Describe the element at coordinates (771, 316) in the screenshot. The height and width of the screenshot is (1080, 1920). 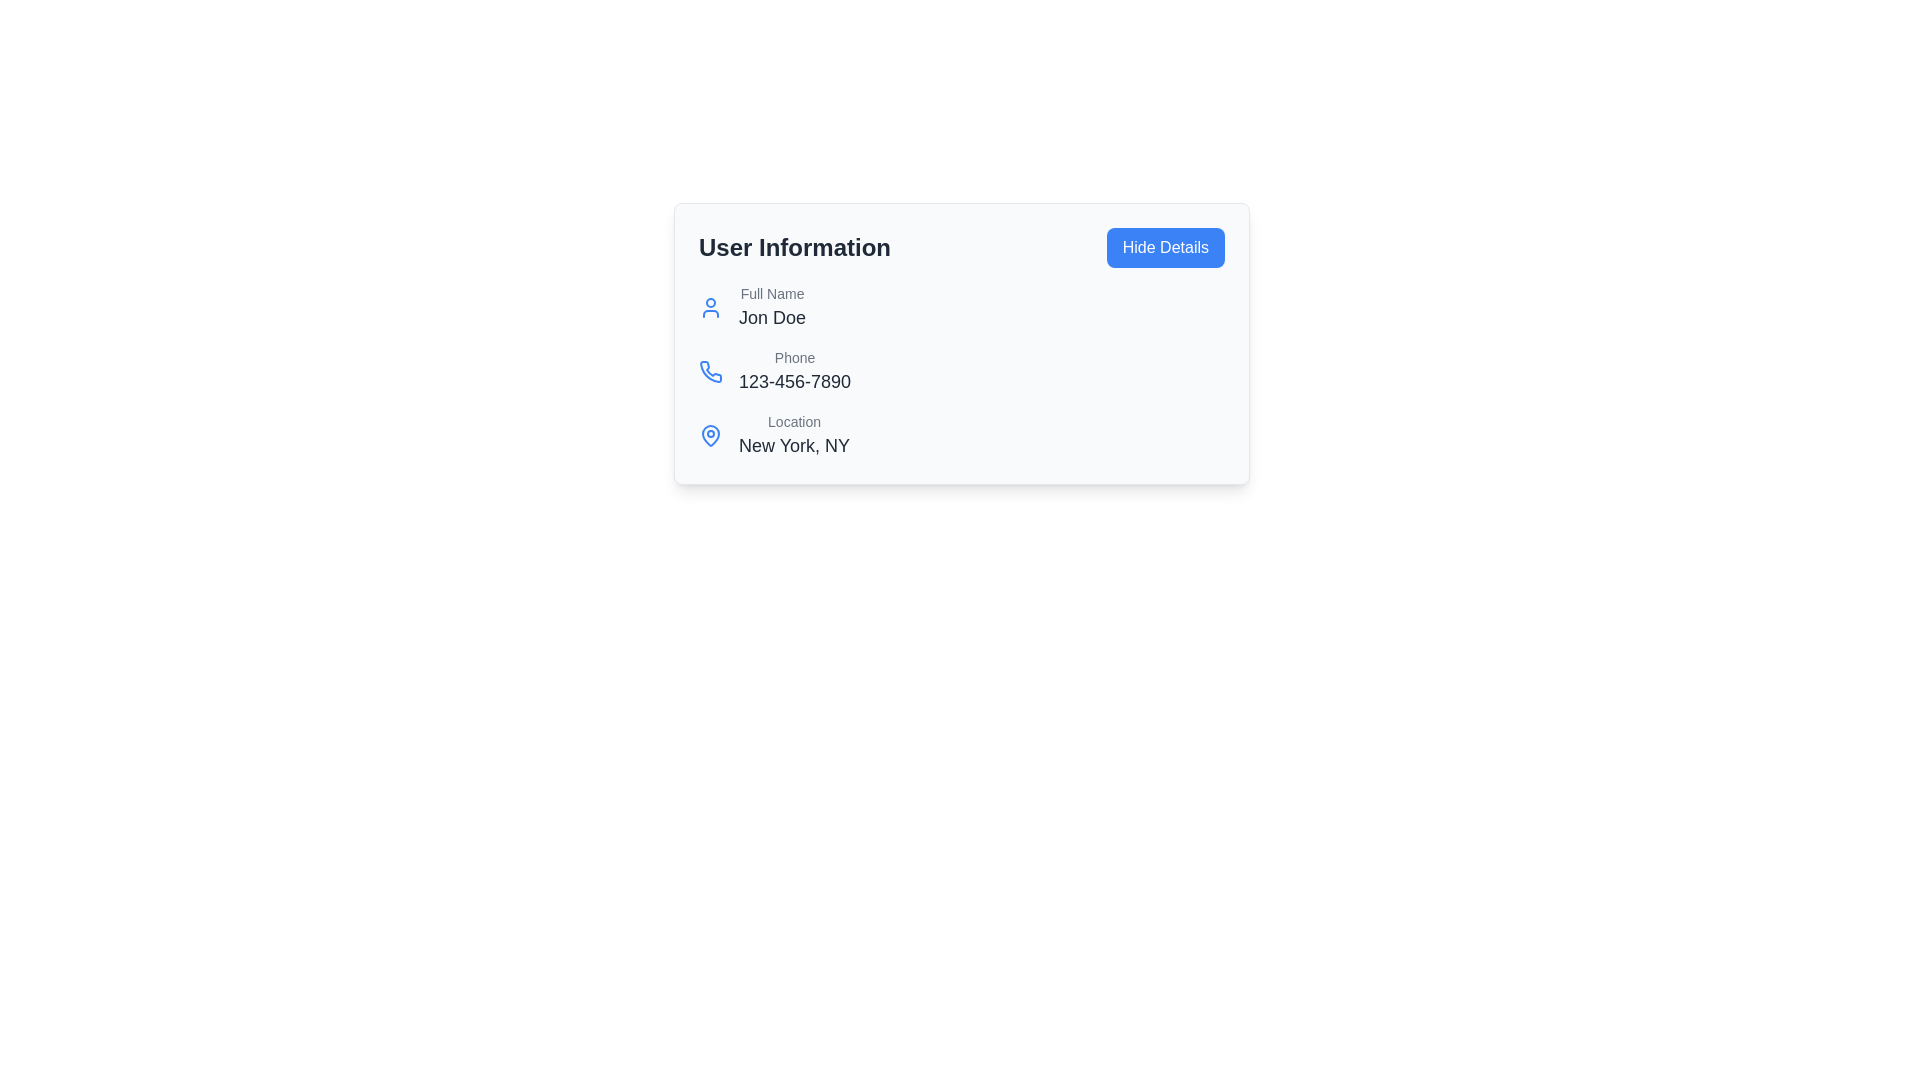
I see `the text displayed in the user's full name field, which is located in the user information card directly beneath the 'Full Name' label` at that location.